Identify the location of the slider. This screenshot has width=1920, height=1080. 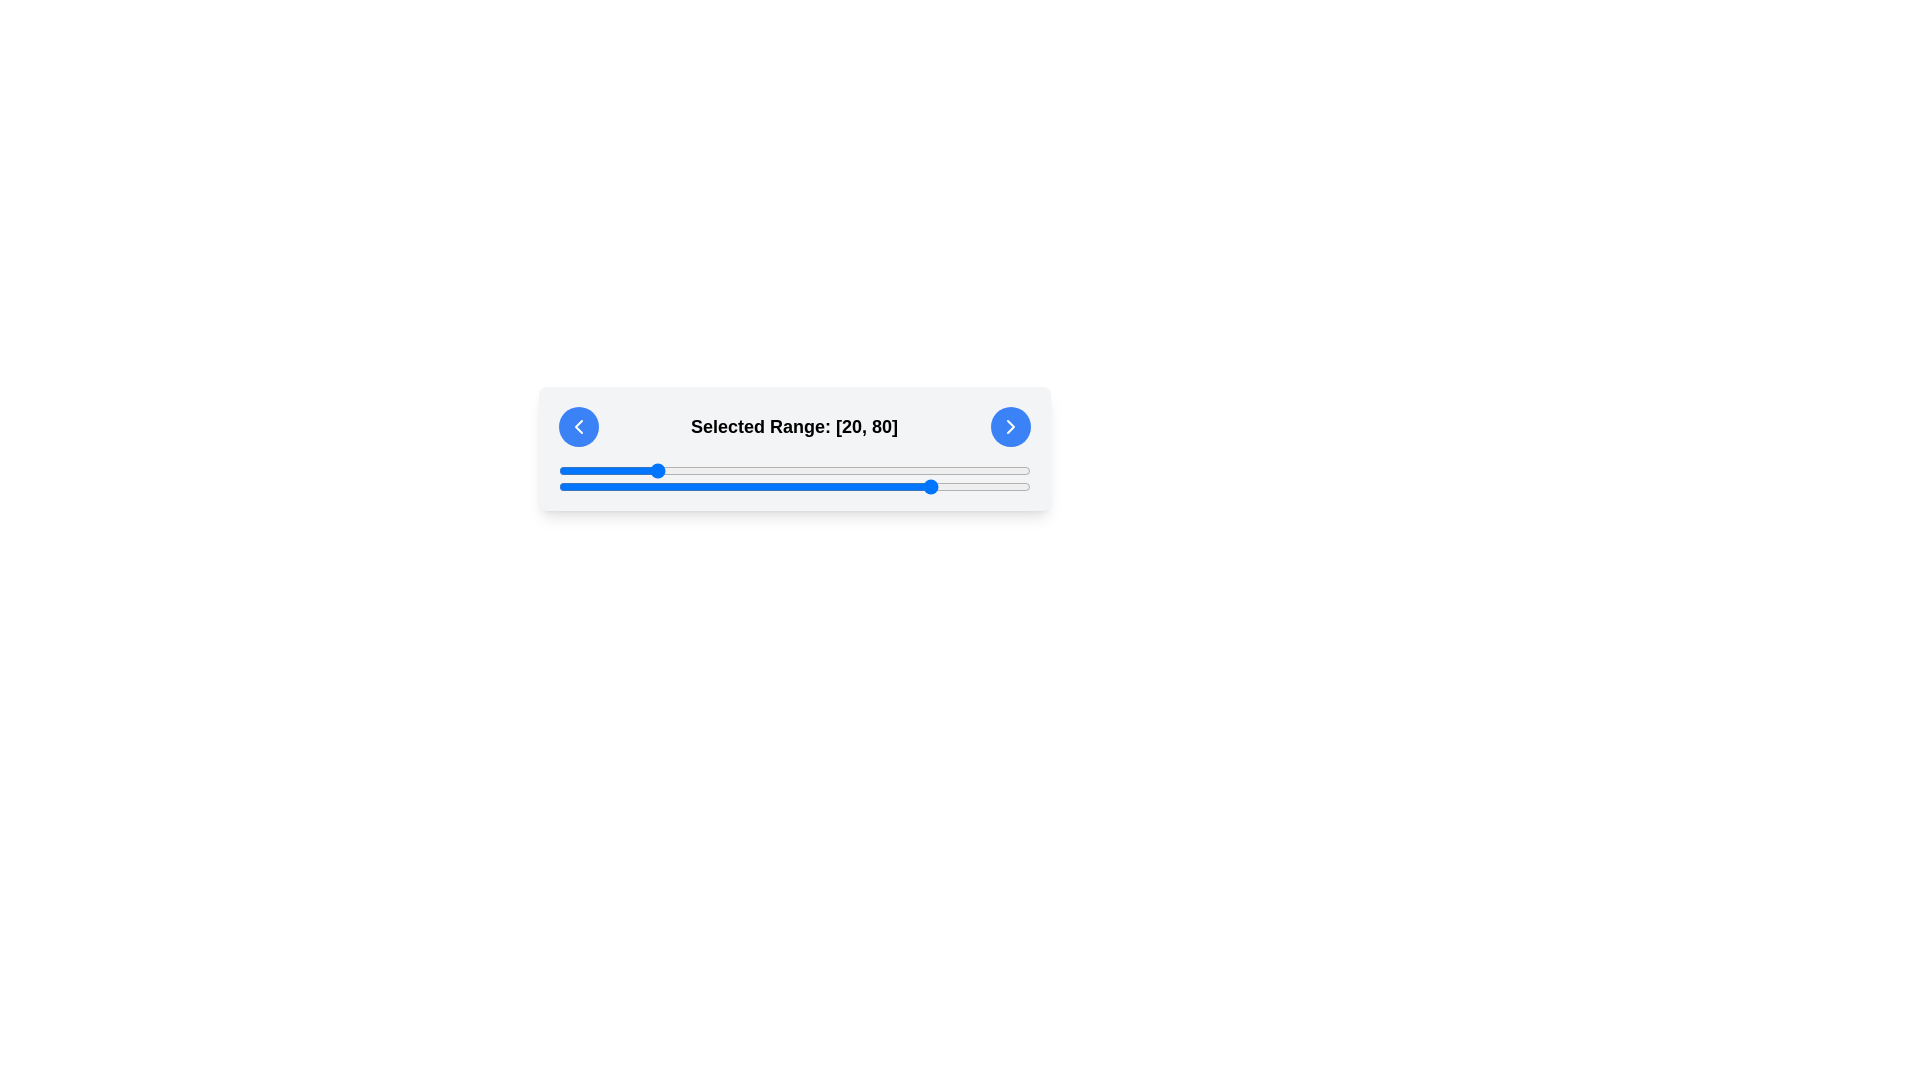
(911, 486).